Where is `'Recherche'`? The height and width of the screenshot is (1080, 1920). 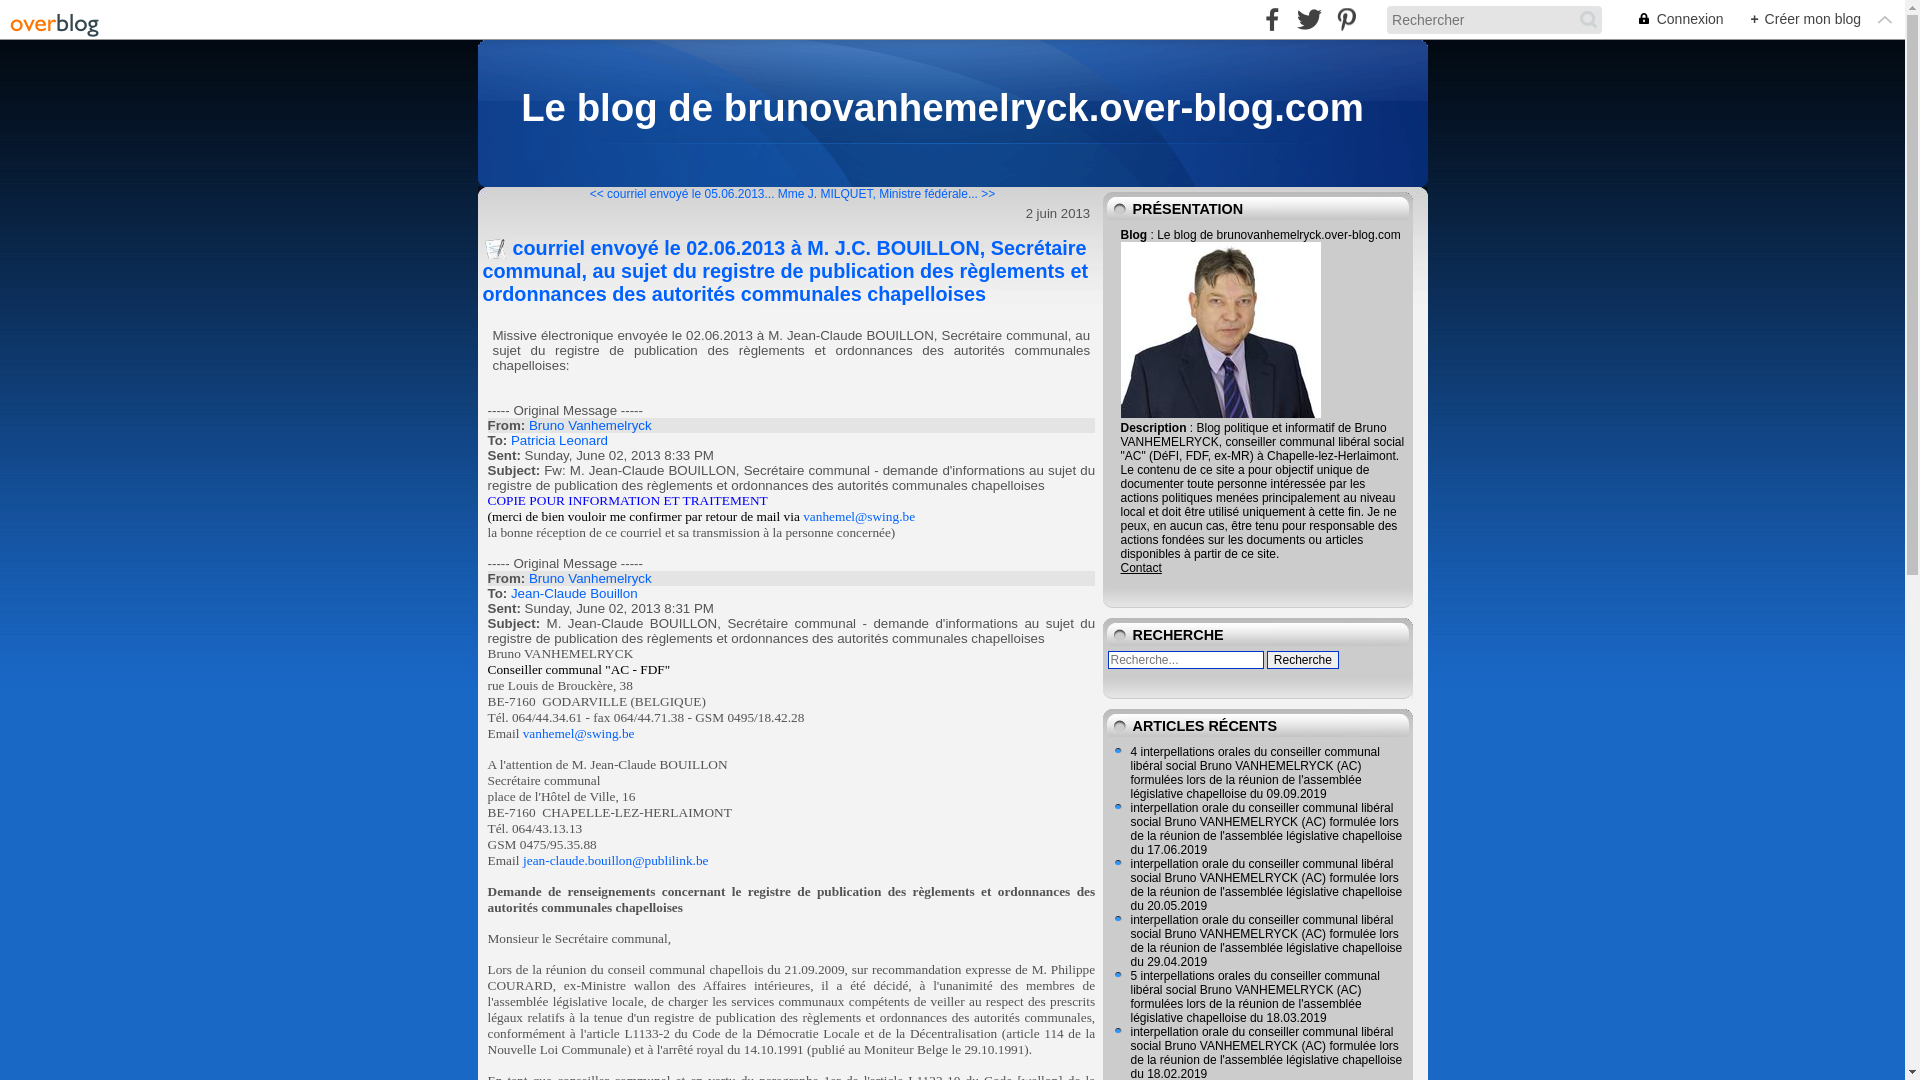 'Recherche' is located at coordinates (1302, 659).